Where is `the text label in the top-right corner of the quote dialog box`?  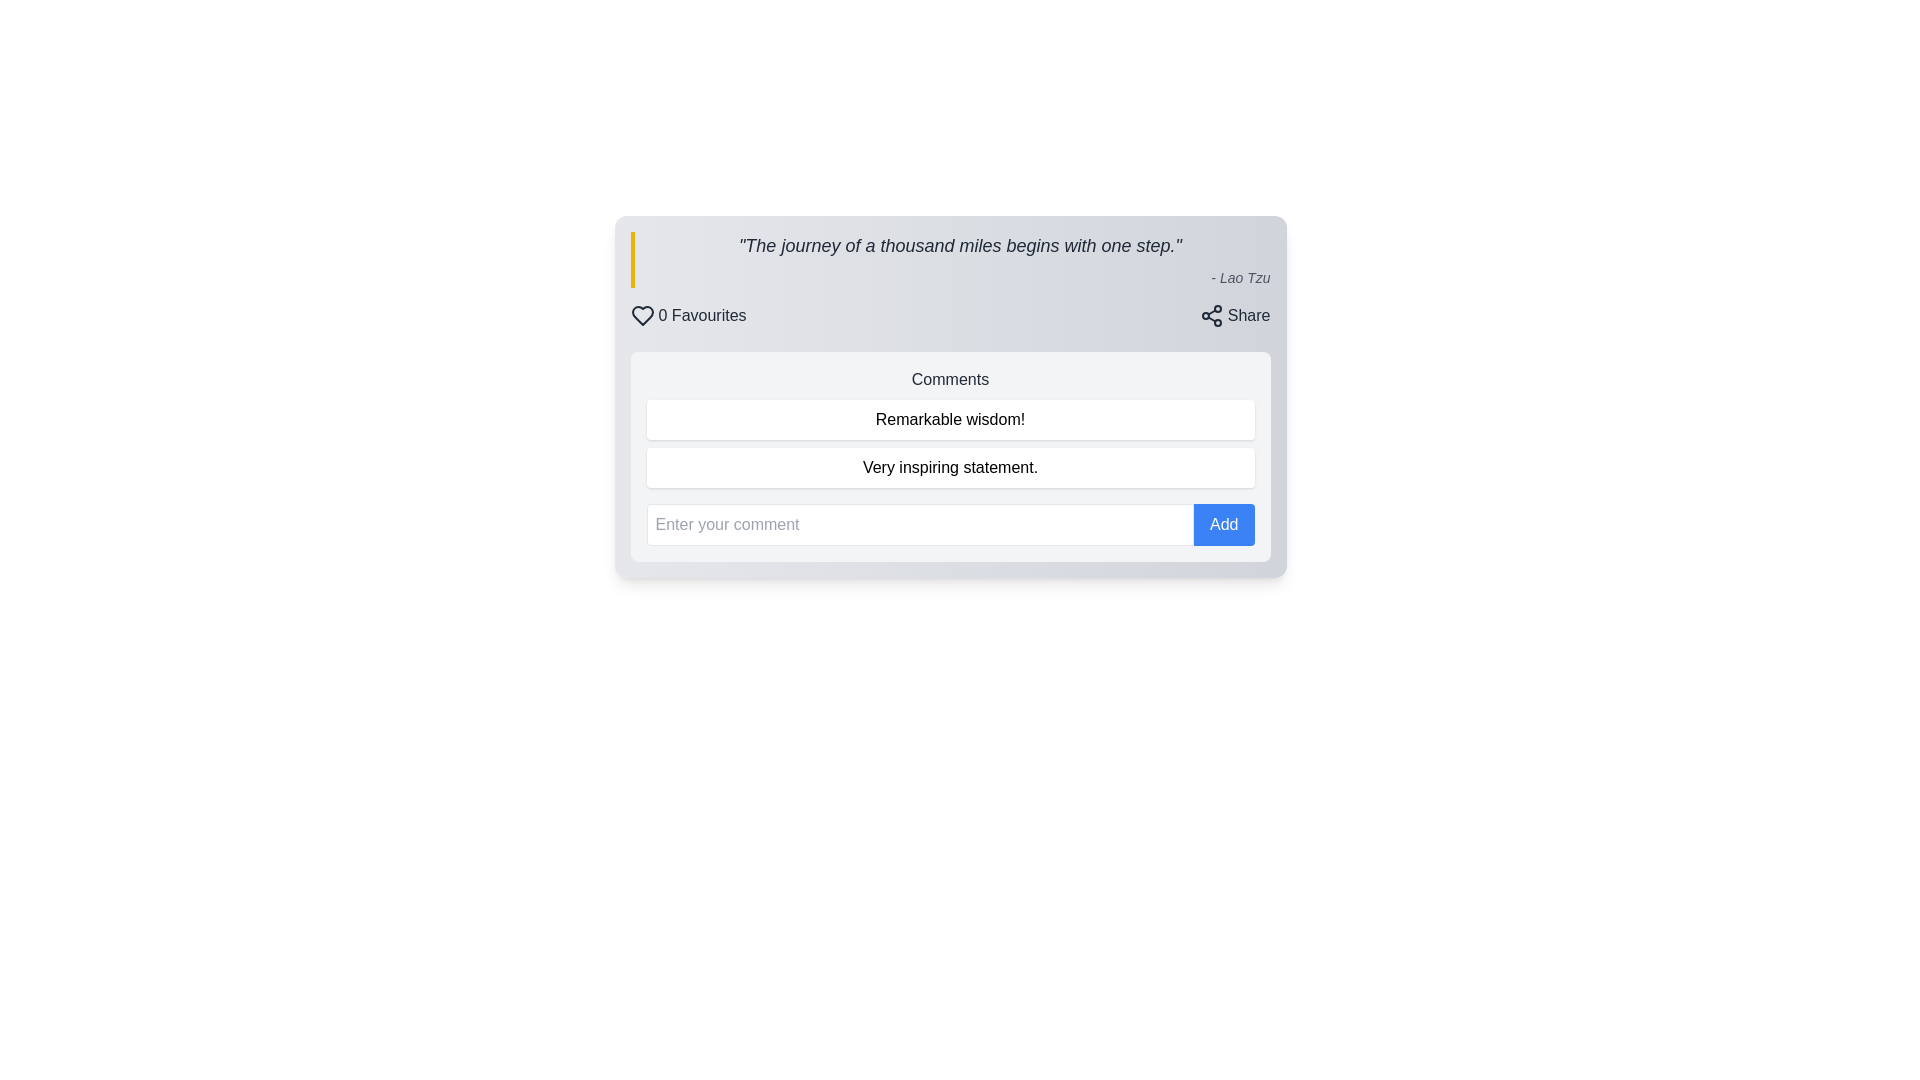
the text label in the top-right corner of the quote dialog box is located at coordinates (1248, 315).